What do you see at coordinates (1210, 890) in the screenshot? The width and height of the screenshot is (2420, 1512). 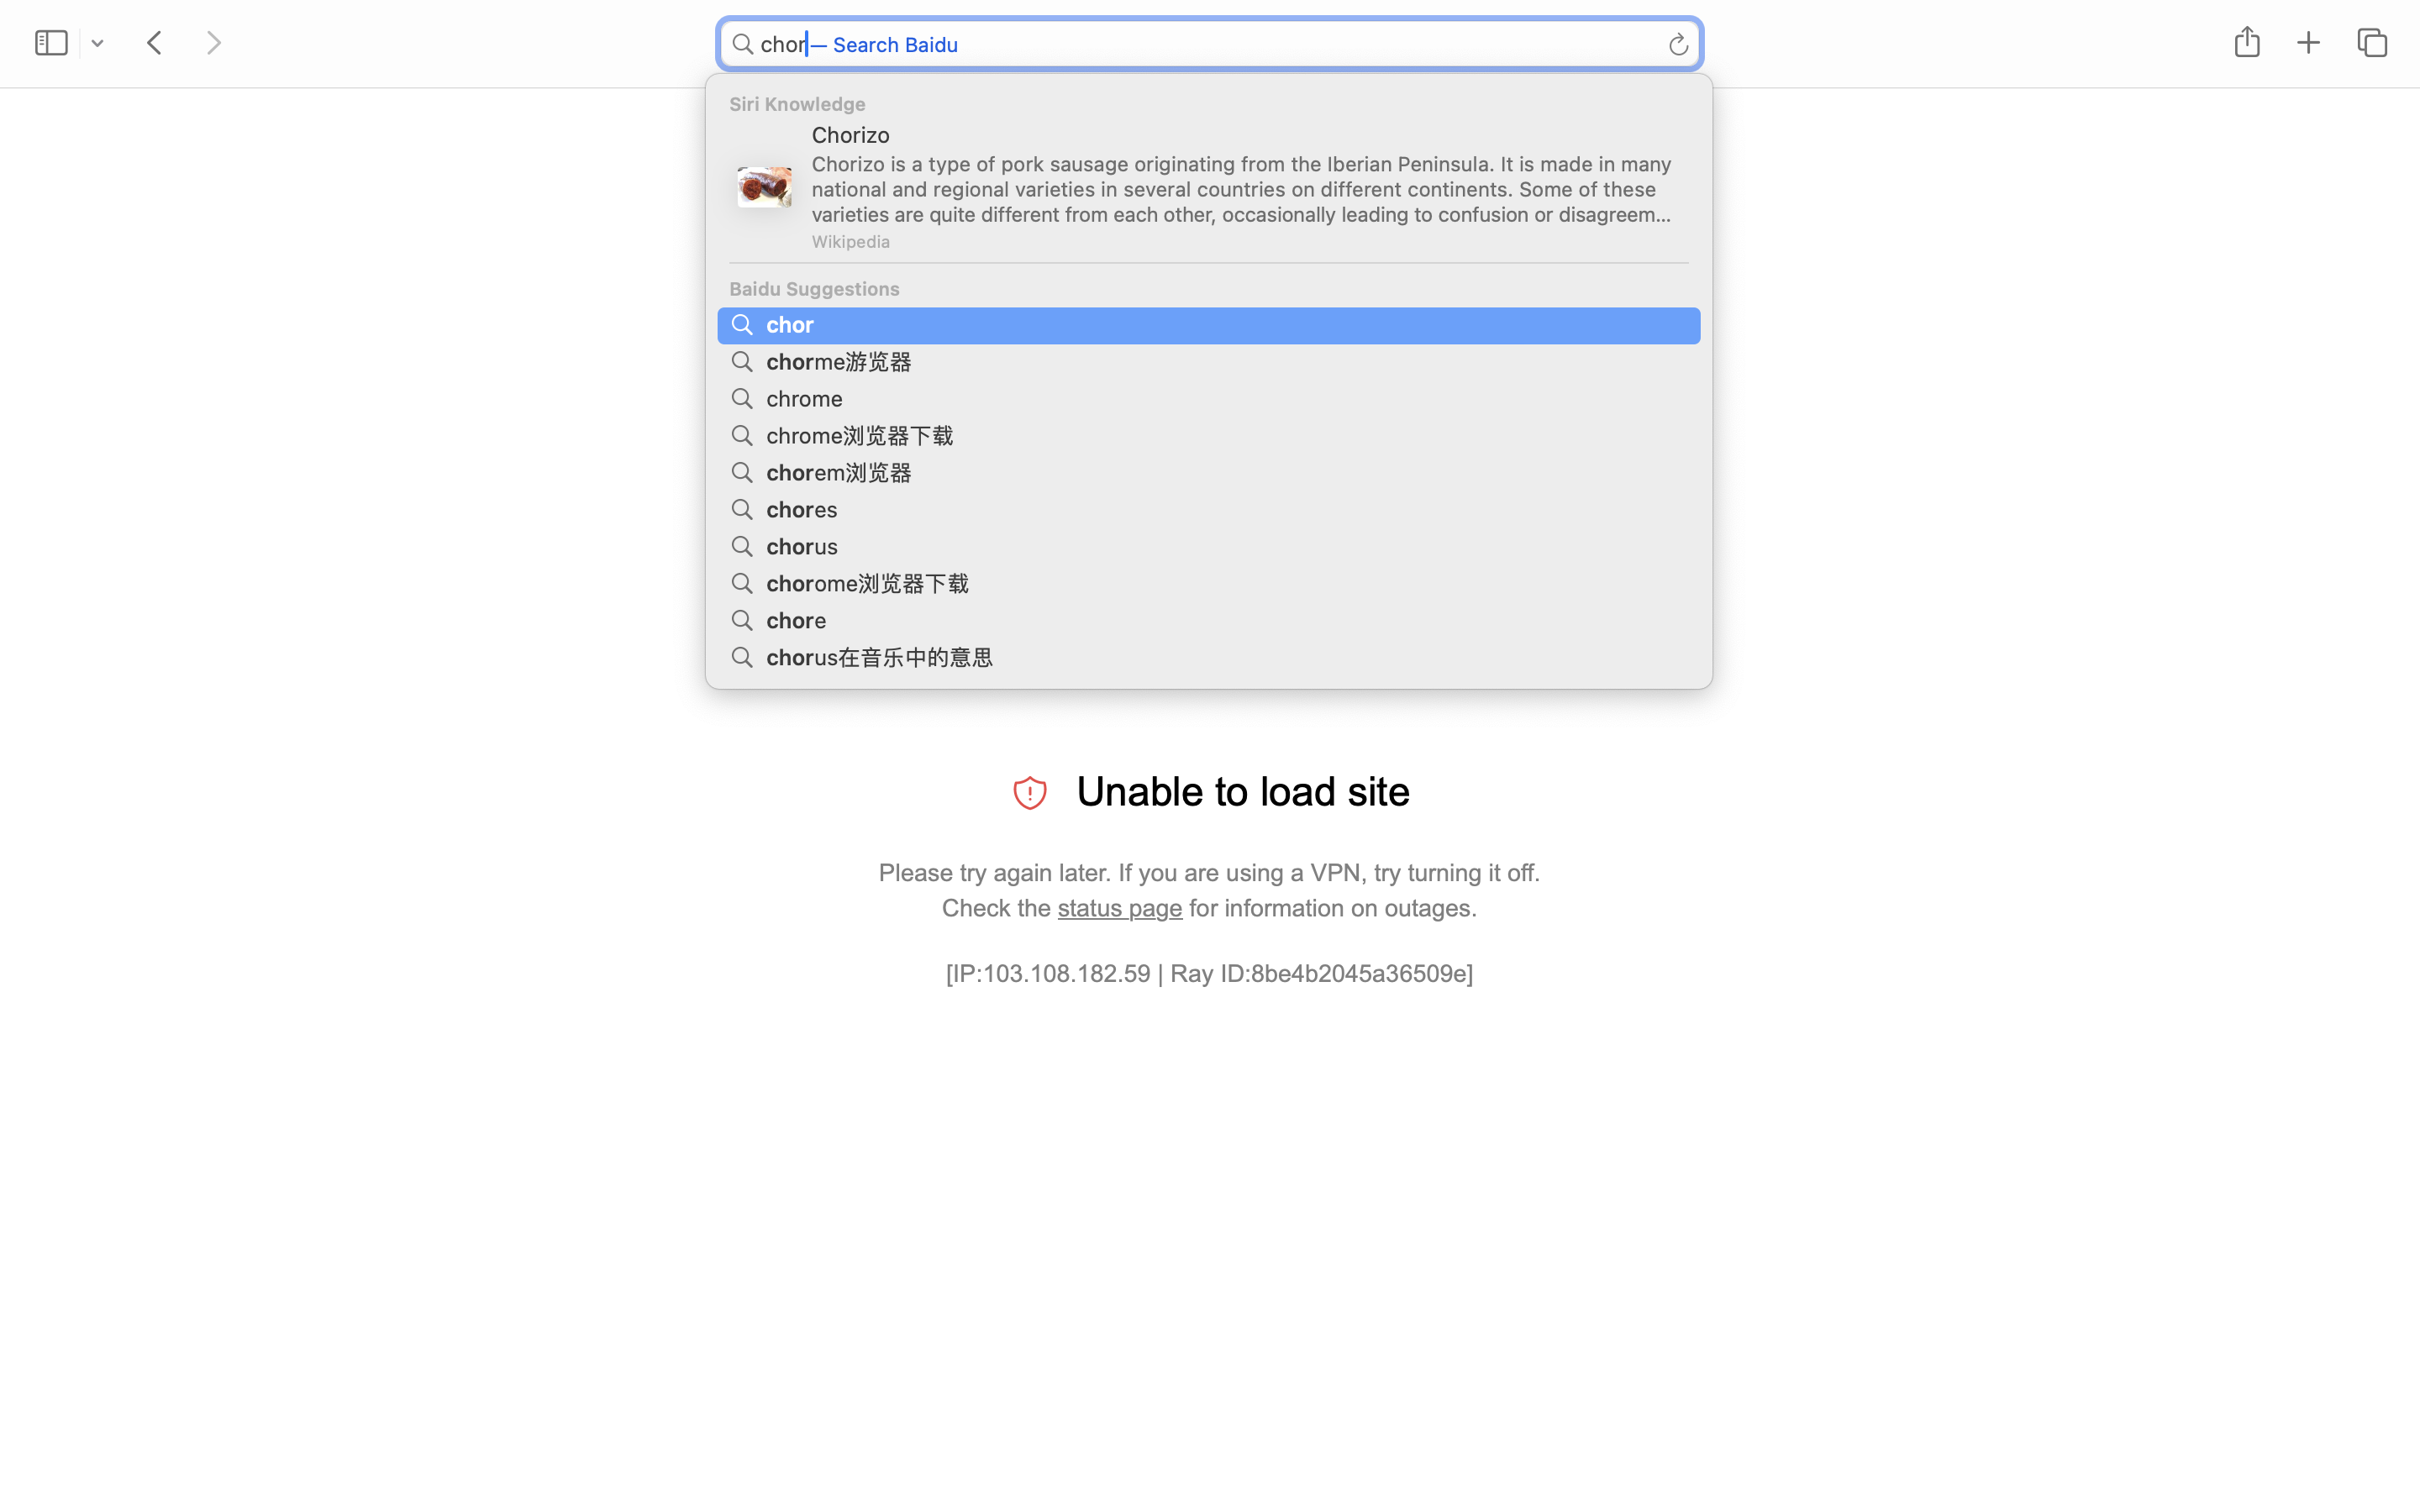 I see `'Please try again later. If you are using a VPN, try turning it off. Check the'` at bounding box center [1210, 890].